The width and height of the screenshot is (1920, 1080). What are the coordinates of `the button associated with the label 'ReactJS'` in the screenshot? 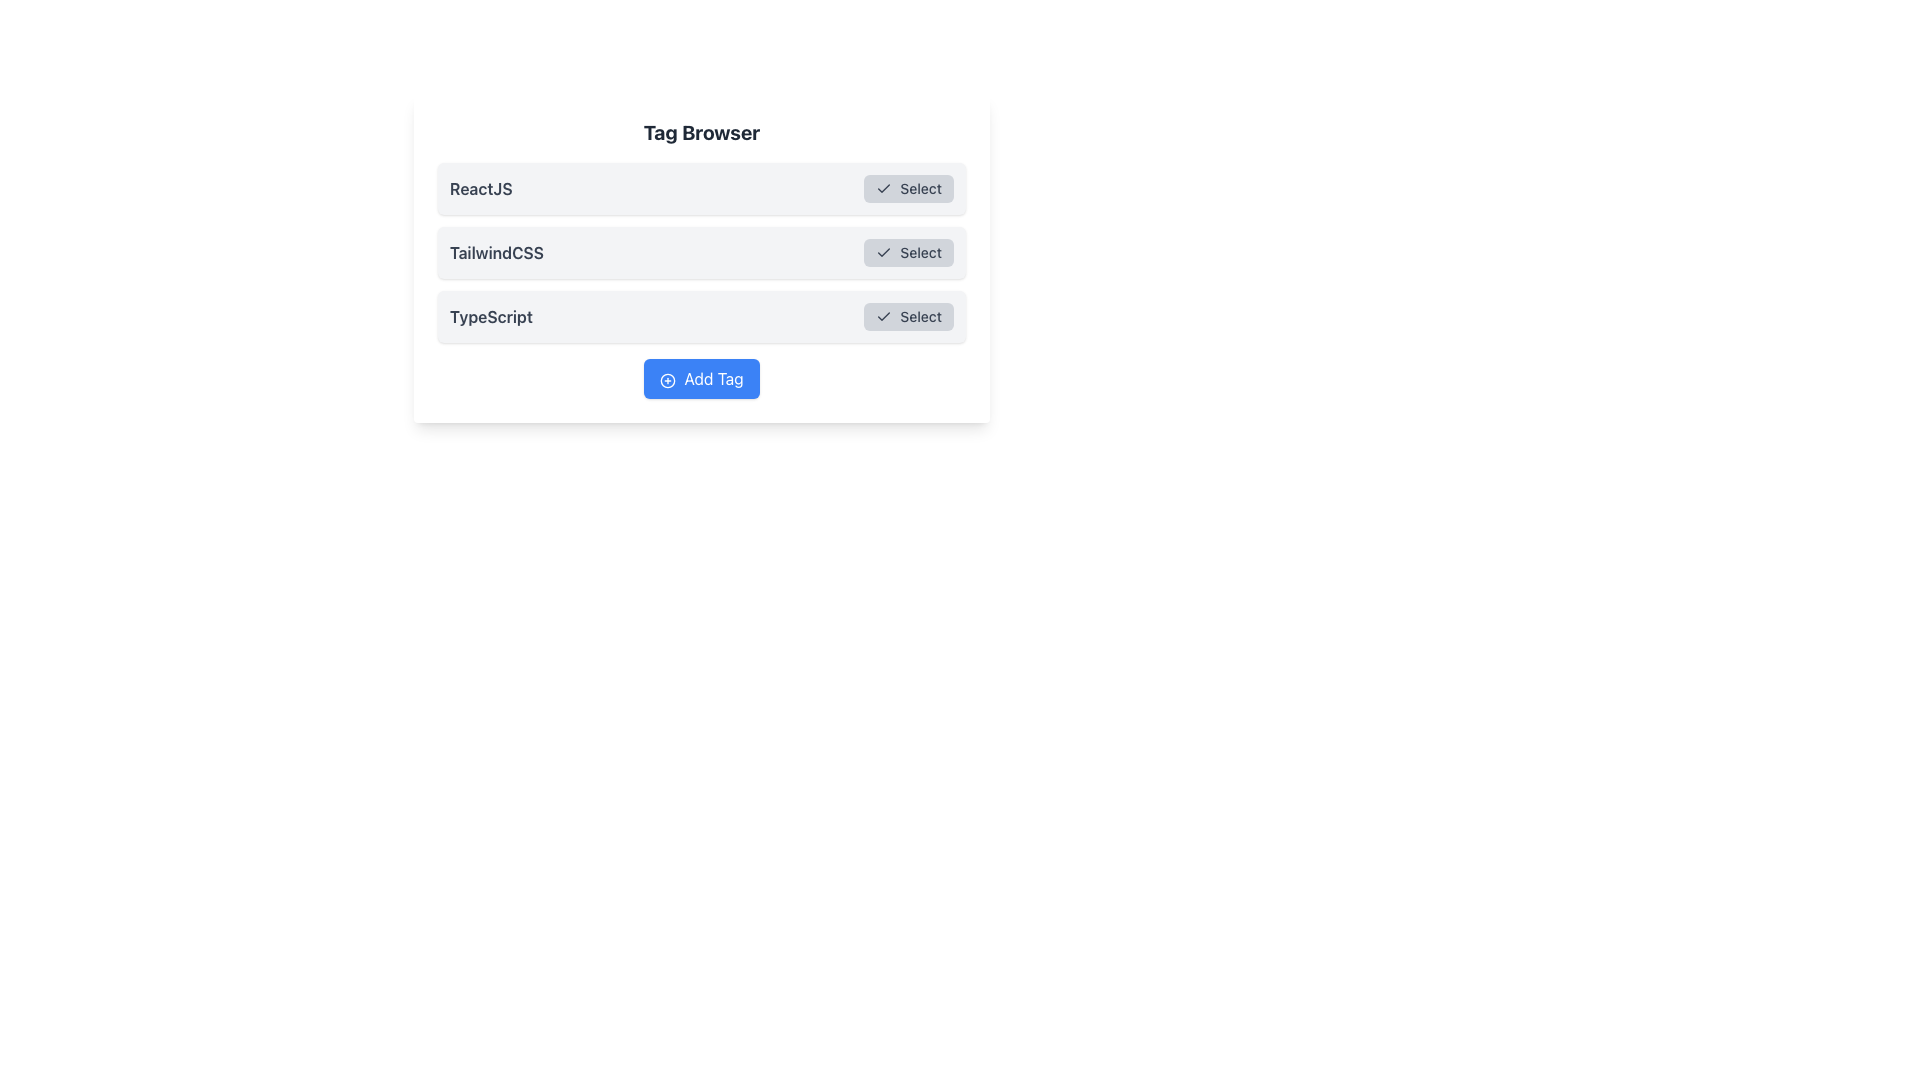 It's located at (908, 189).